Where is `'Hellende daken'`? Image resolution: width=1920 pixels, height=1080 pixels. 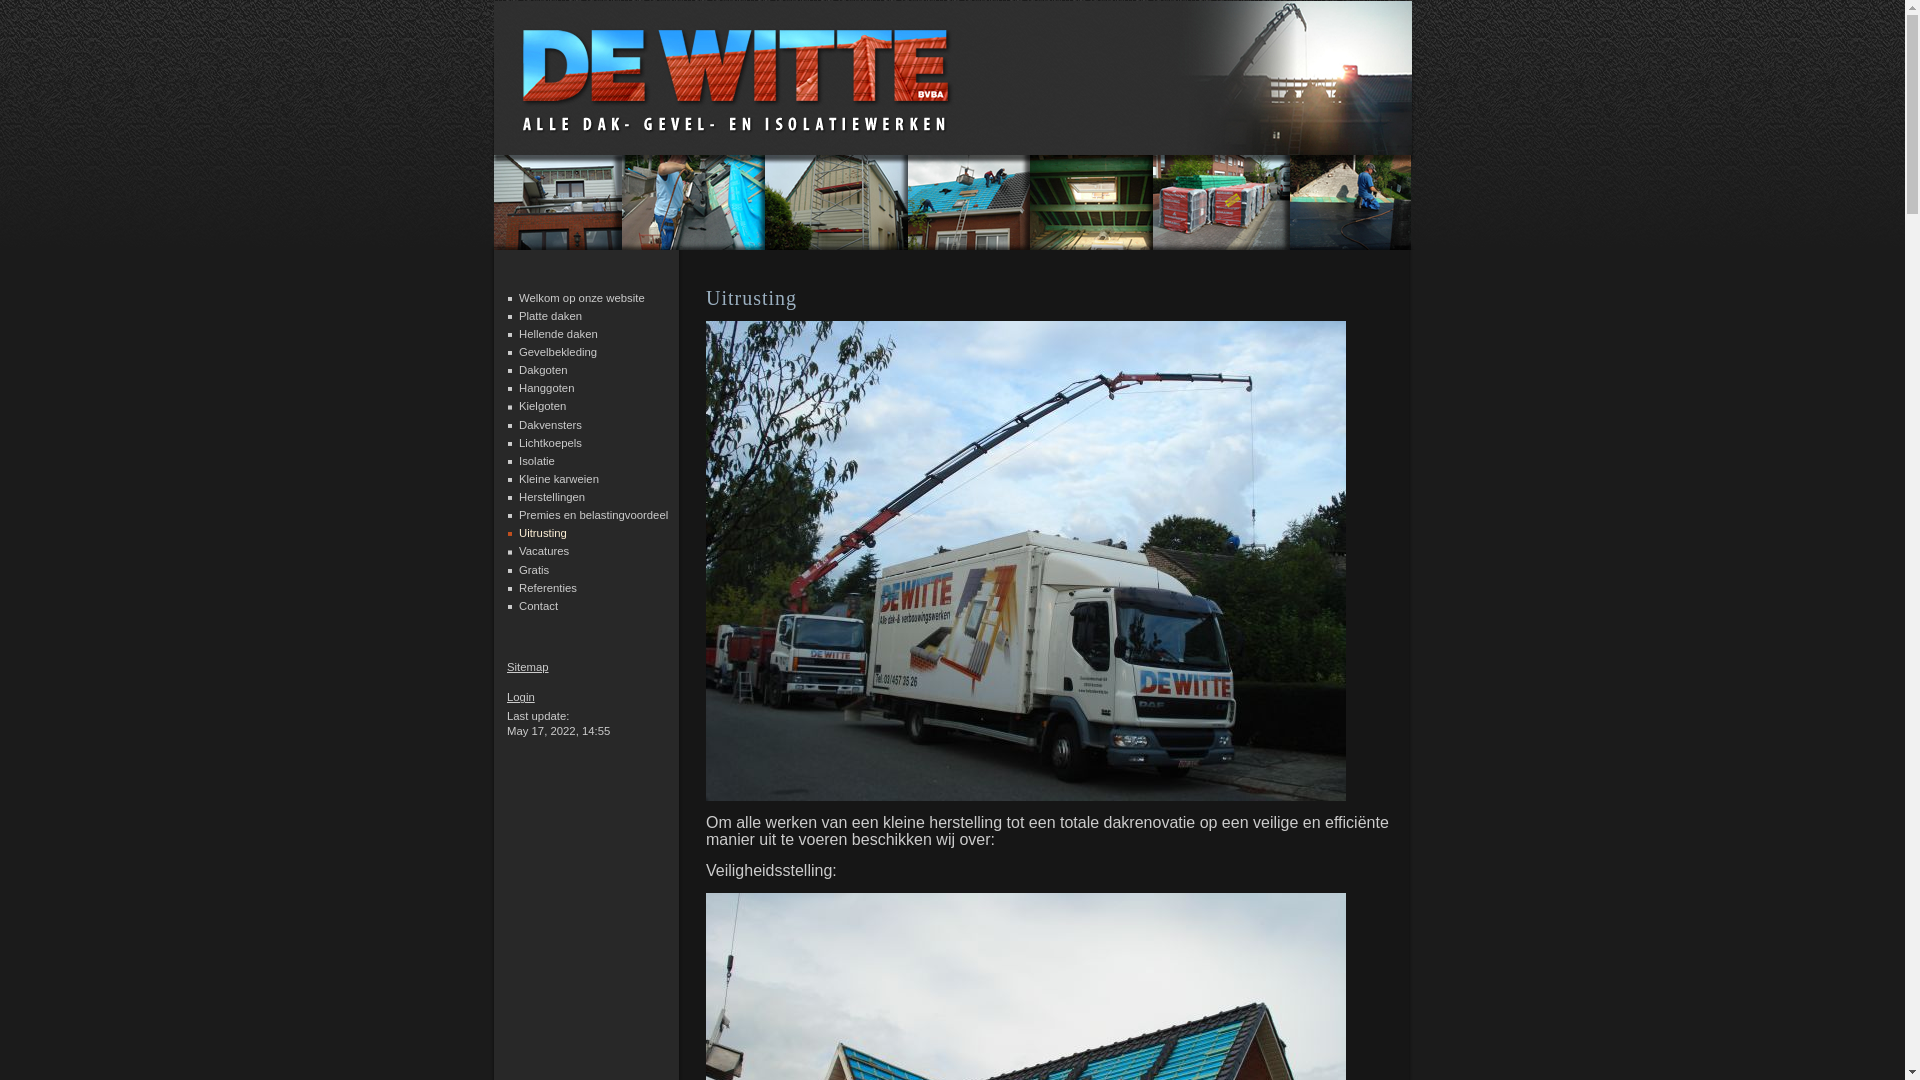
'Hellende daken' is located at coordinates (558, 333).